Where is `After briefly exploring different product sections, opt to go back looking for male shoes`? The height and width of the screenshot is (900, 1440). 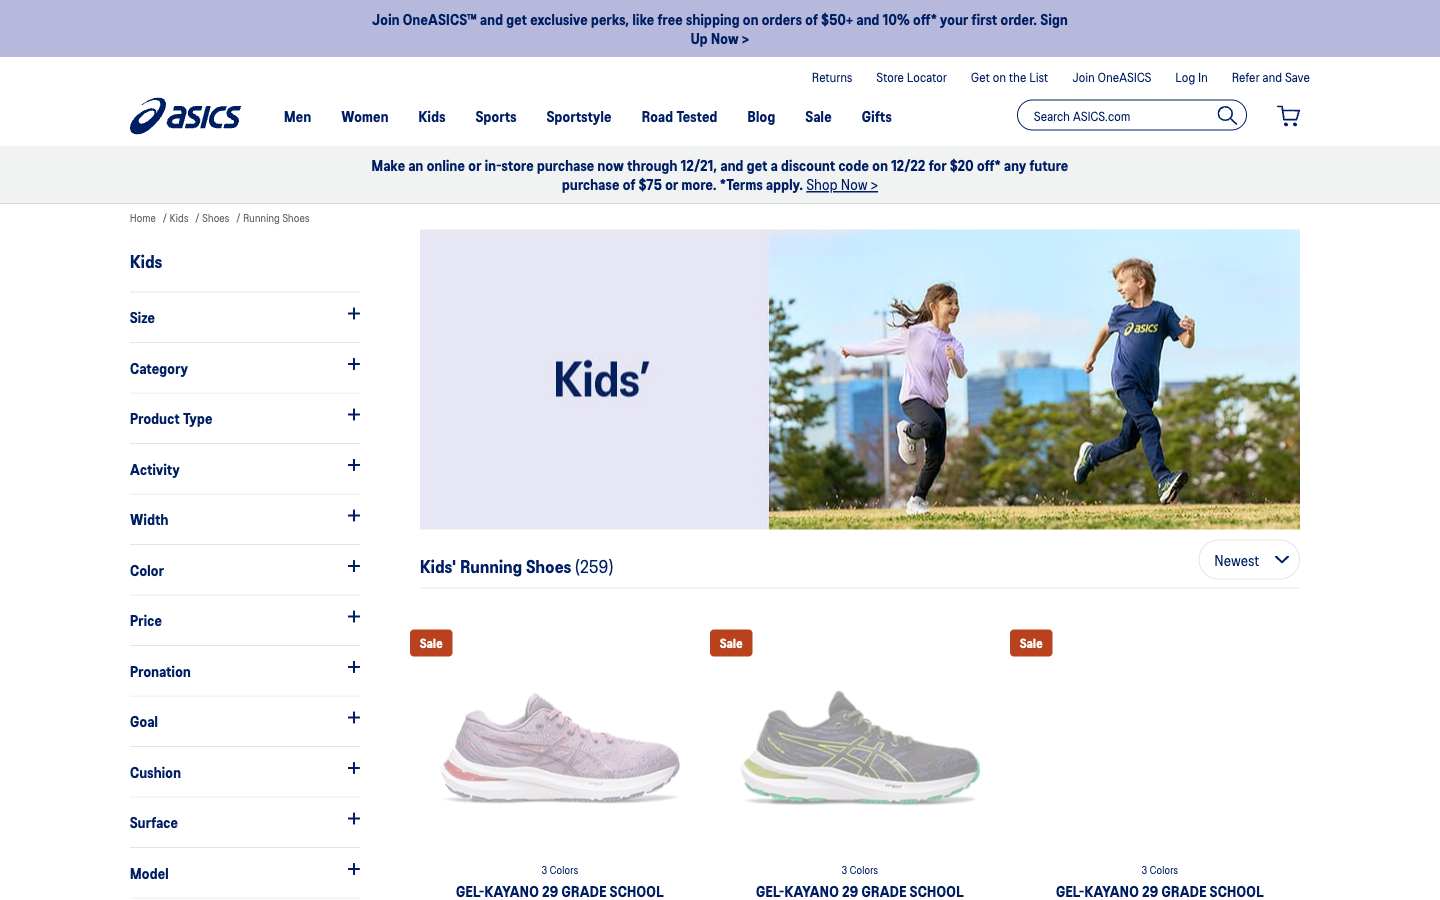
After briefly exploring different product sections, opt to go back looking for male shoes is located at coordinates (243, 367).